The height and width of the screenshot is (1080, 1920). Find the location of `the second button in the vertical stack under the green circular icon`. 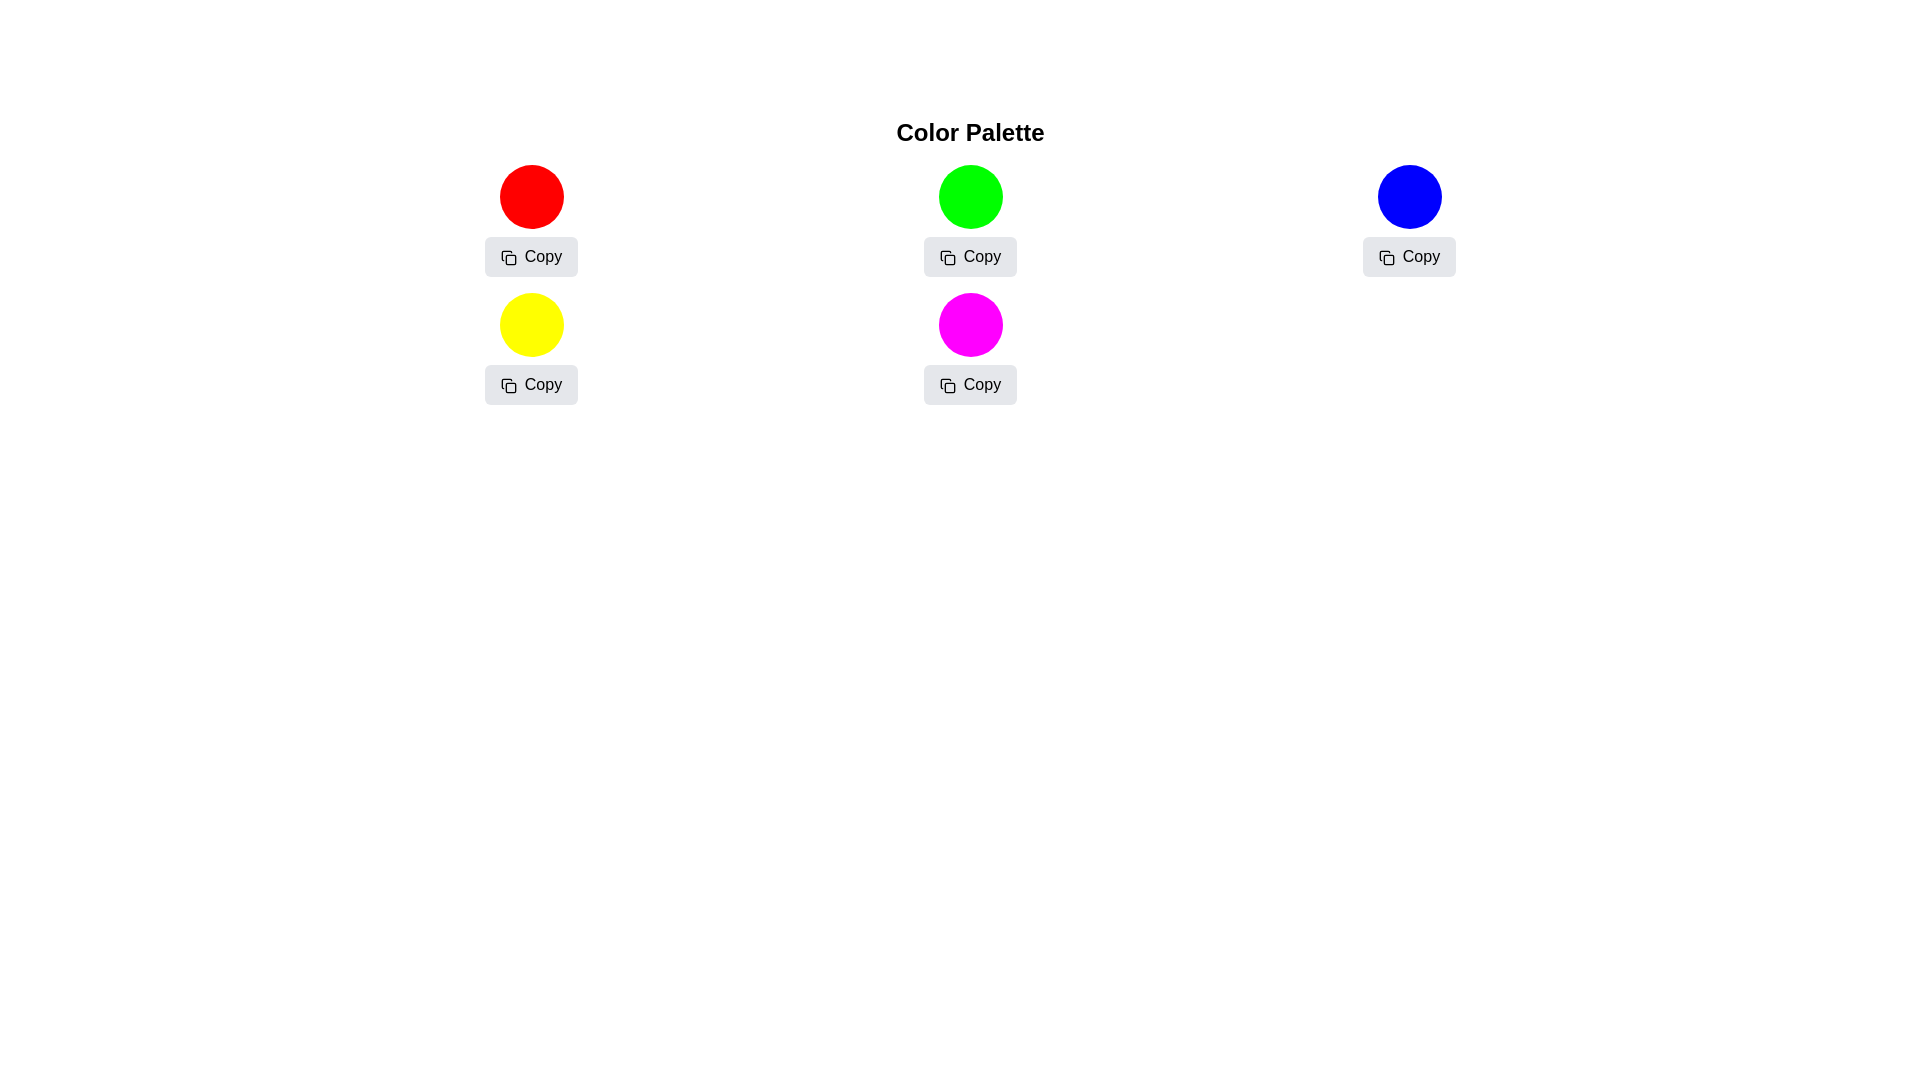

the second button in the vertical stack under the green circular icon is located at coordinates (970, 256).